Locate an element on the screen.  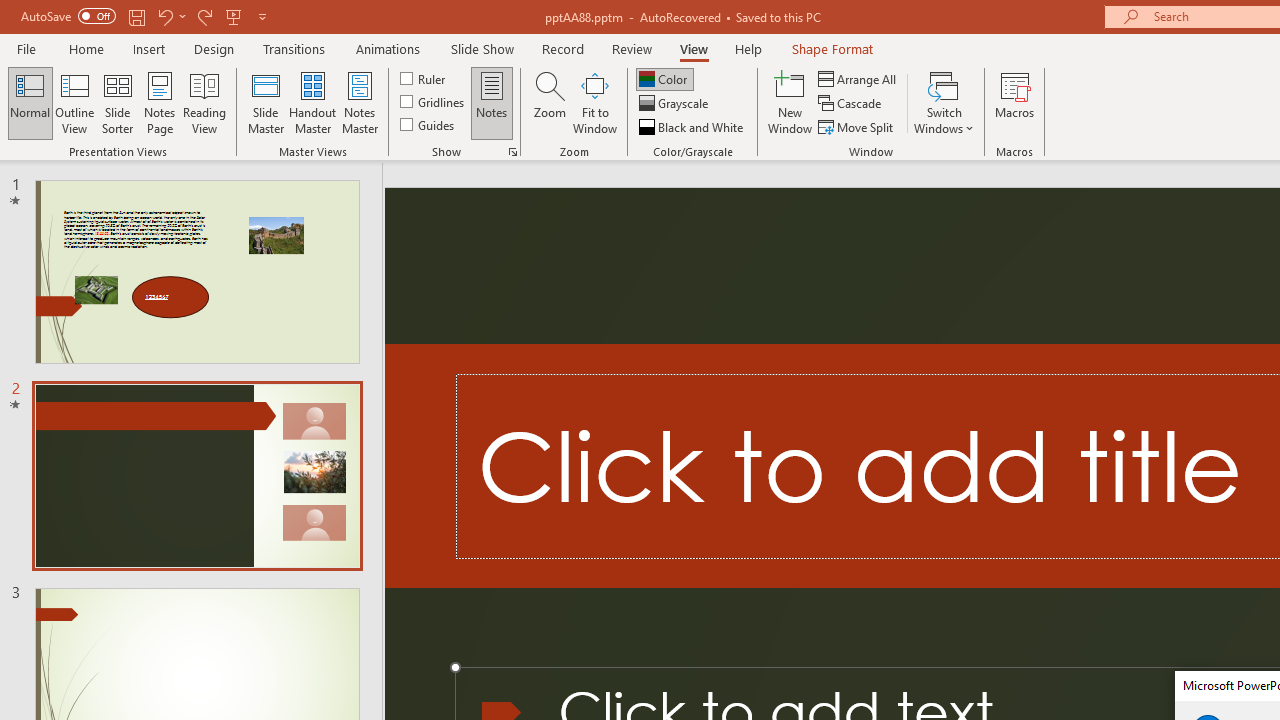
'Zoom...' is located at coordinates (549, 103).